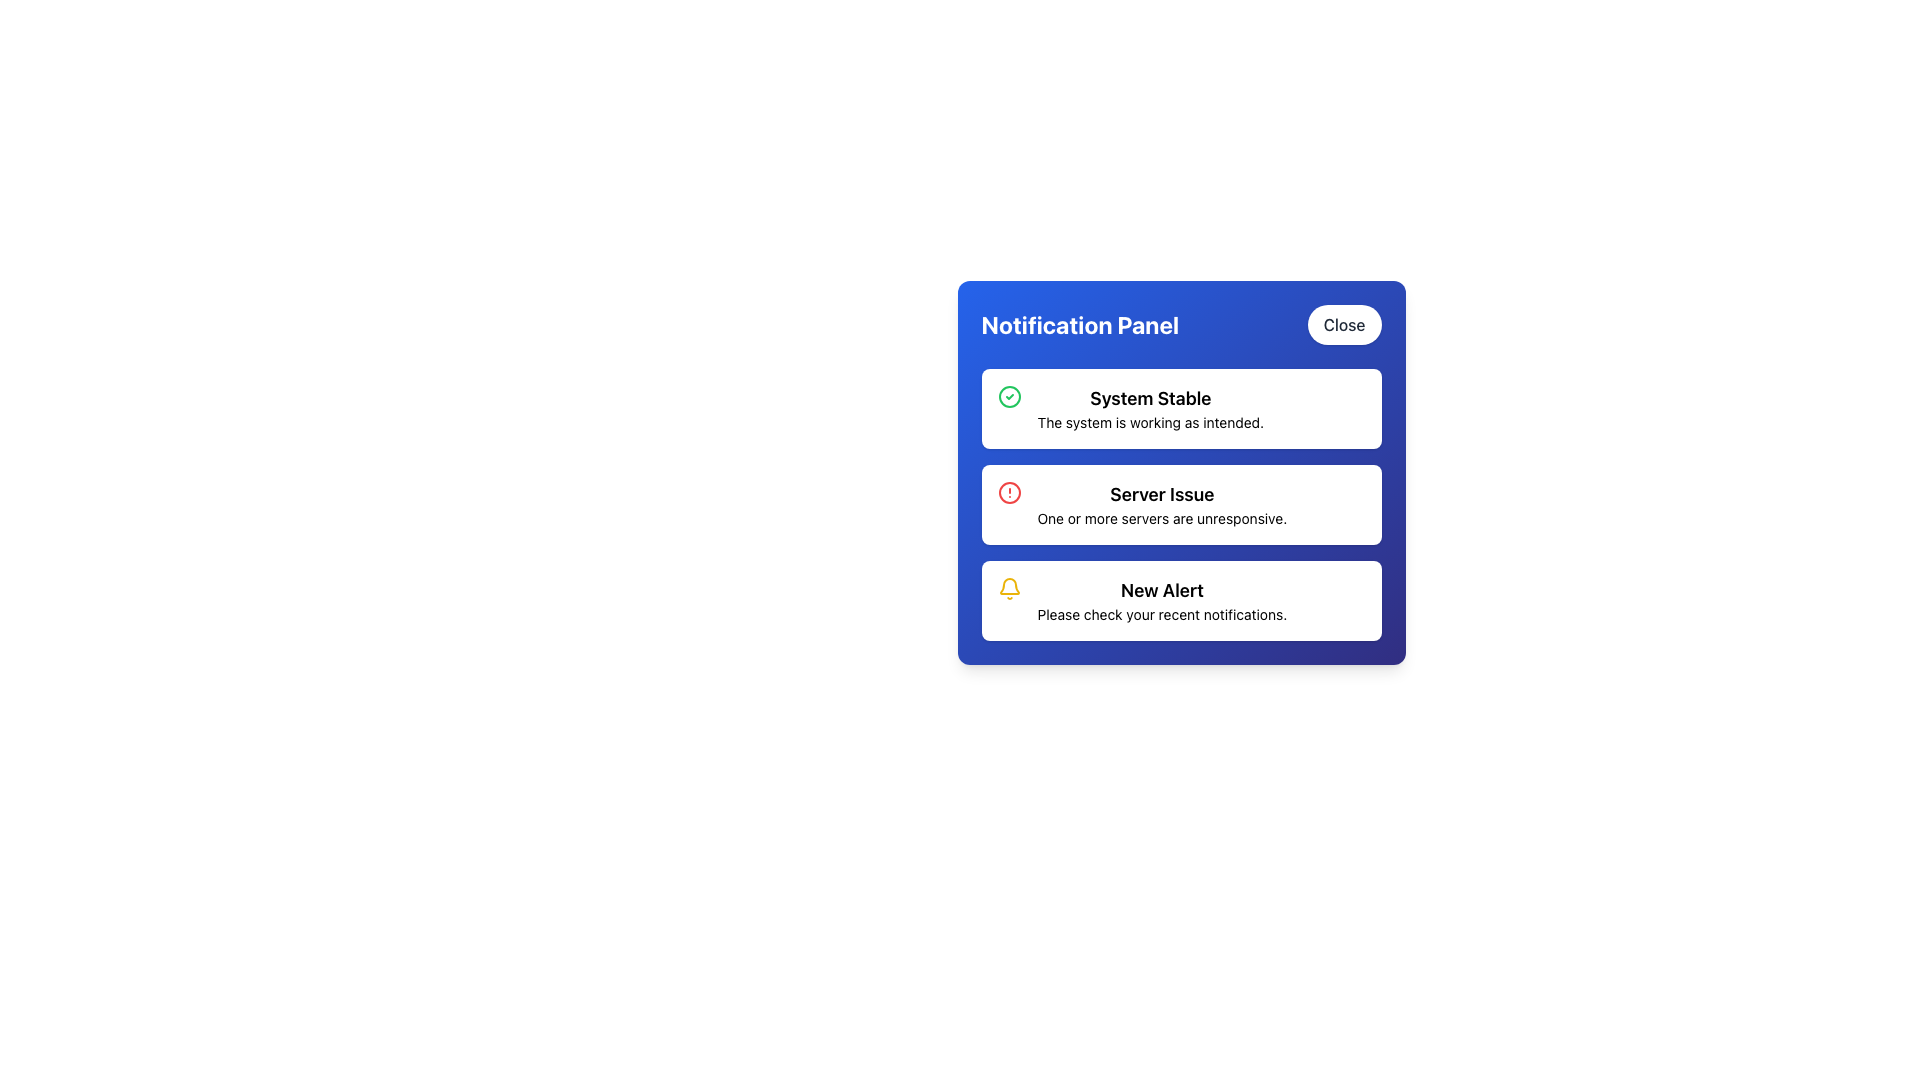  I want to click on the validation status represented by the circular green icon with a checkmark located to the left of 'System Stable' in the notification panel, so click(1009, 397).